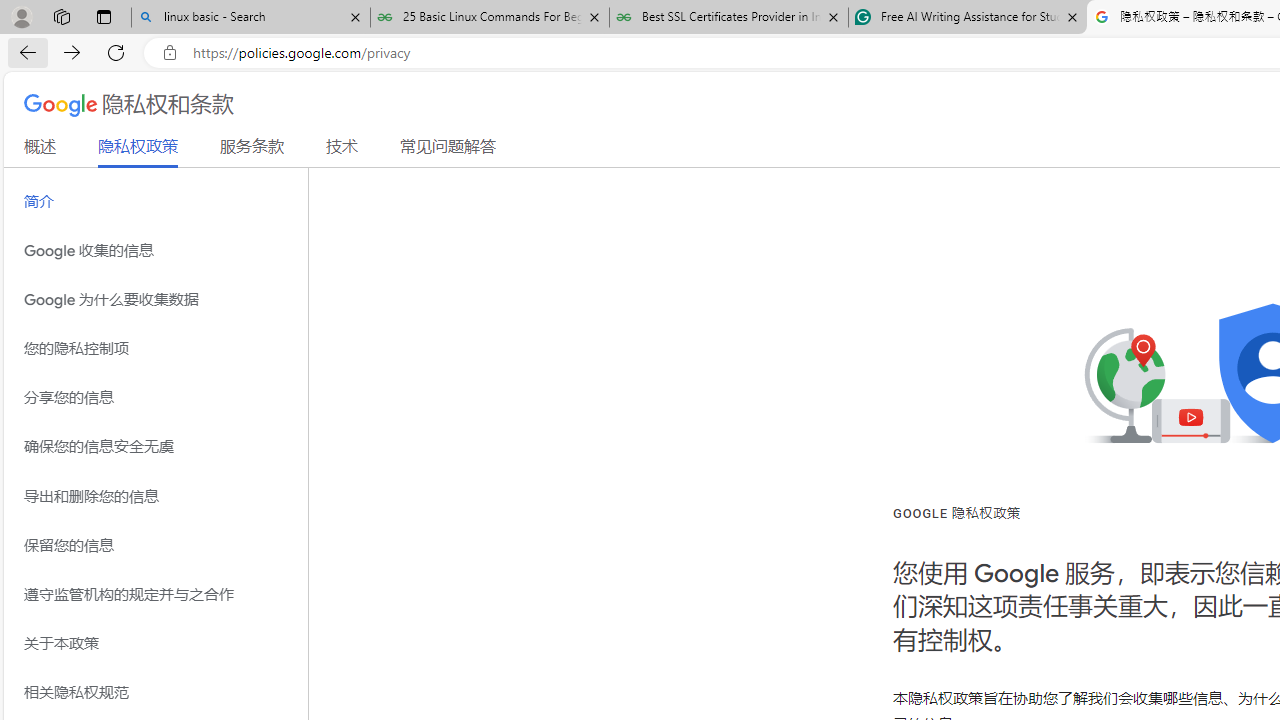  Describe the element at coordinates (490, 17) in the screenshot. I see `'25 Basic Linux Commands For Beginners - GeeksforGeeks'` at that location.